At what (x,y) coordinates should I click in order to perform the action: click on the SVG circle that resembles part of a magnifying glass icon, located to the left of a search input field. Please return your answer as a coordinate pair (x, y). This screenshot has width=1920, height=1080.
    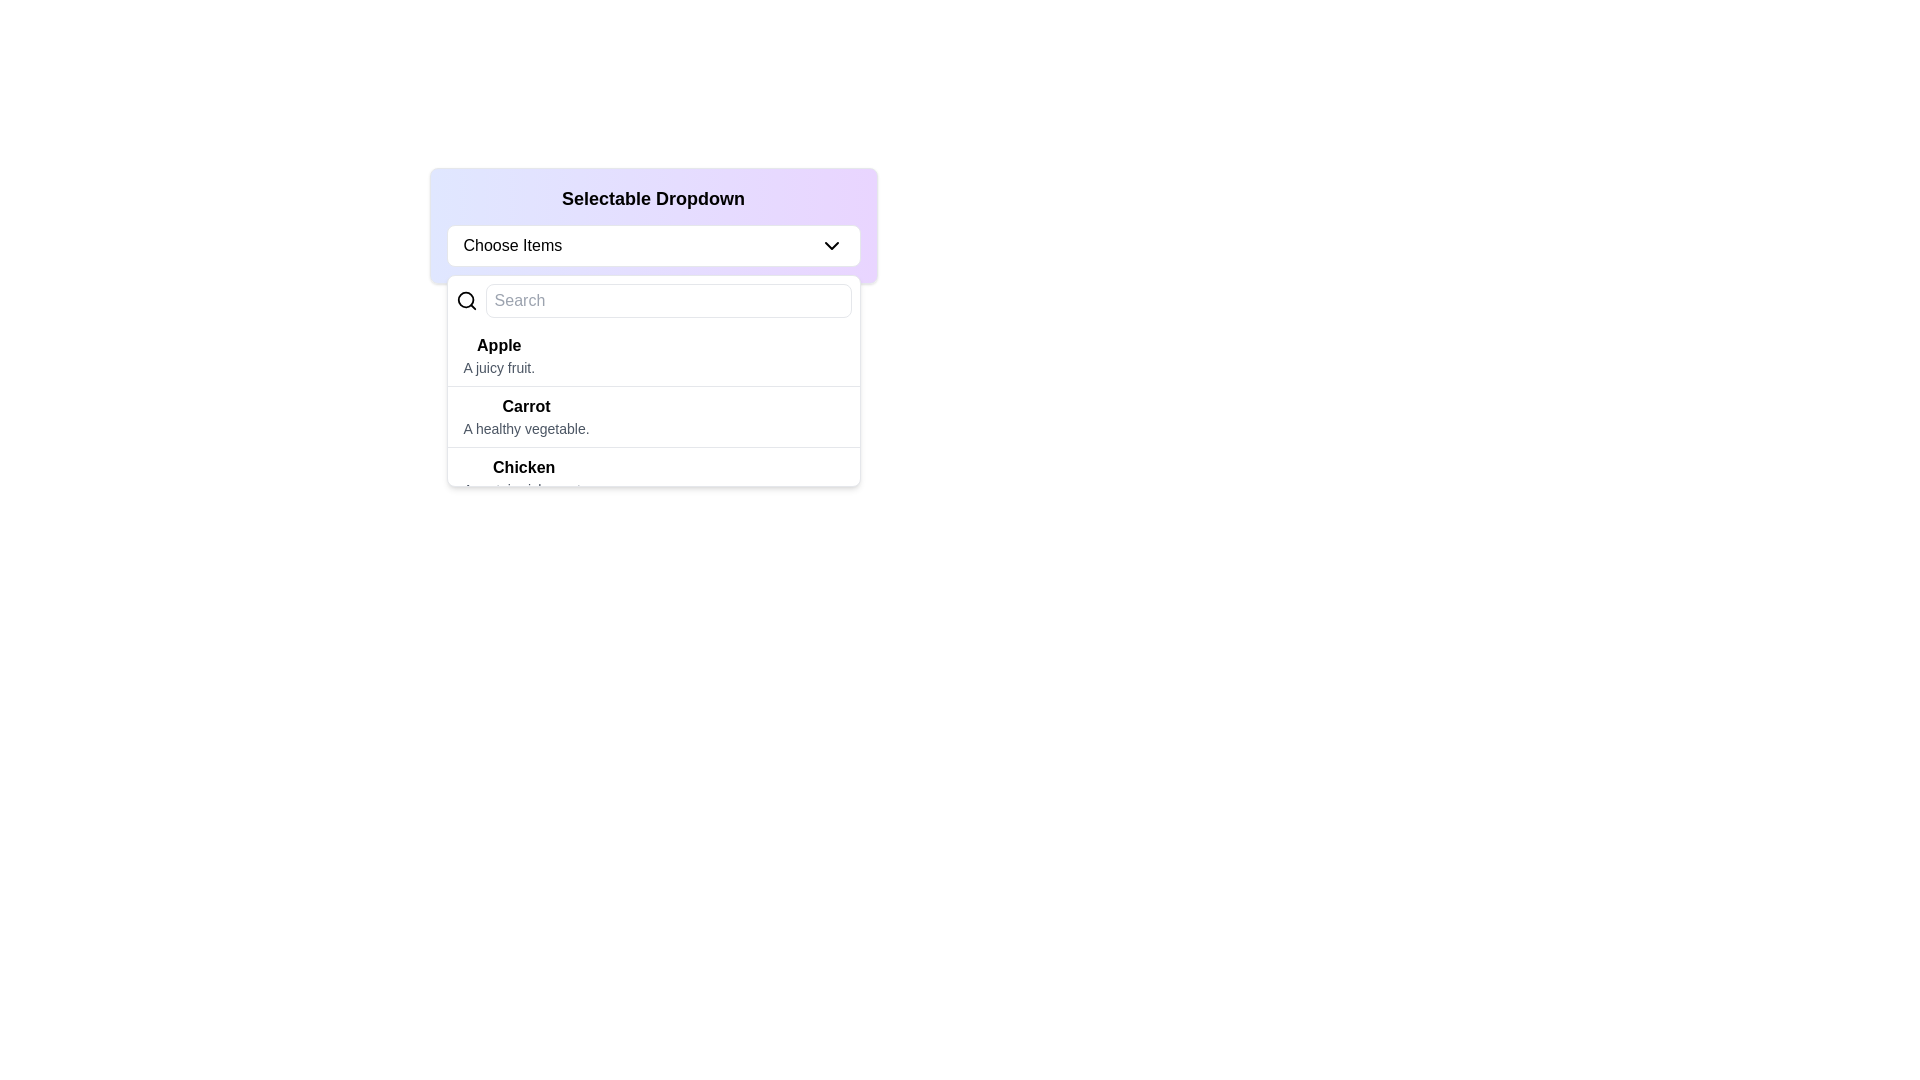
    Looking at the image, I should click on (464, 300).